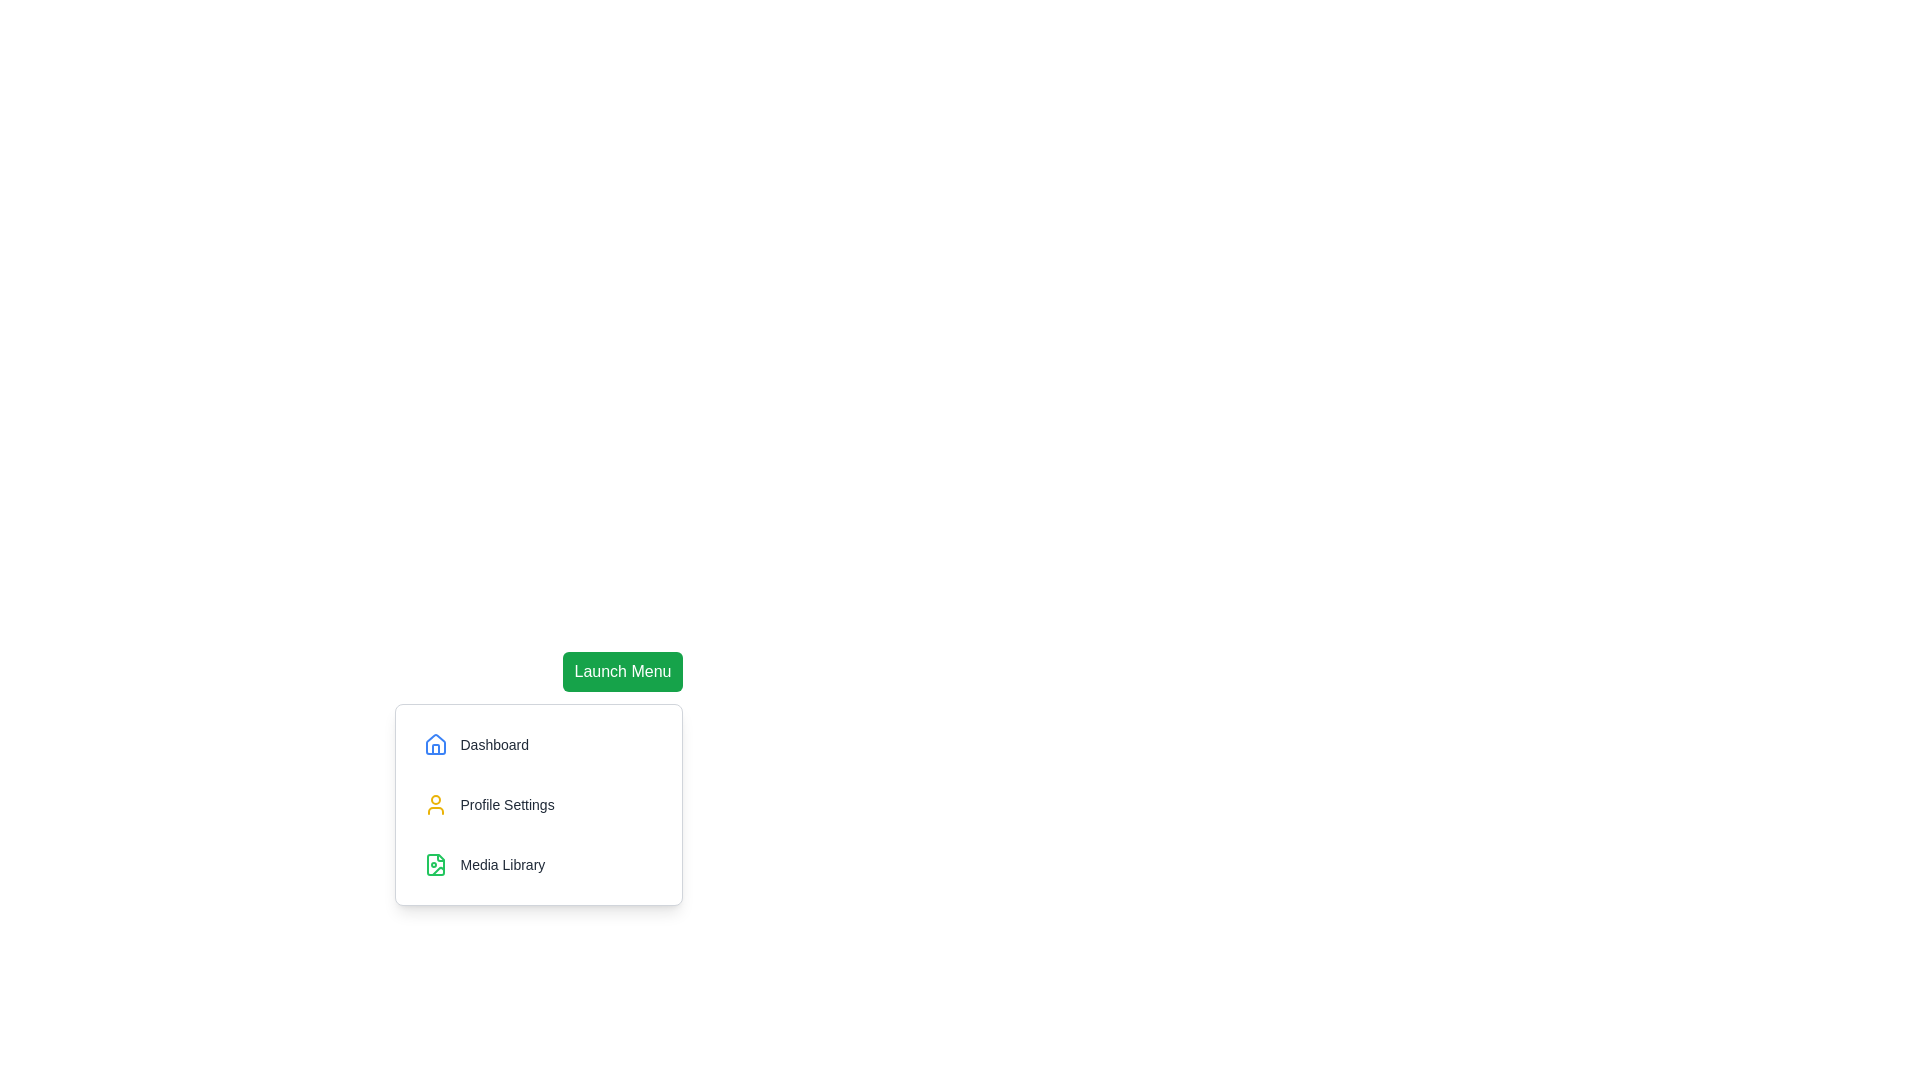 This screenshot has height=1080, width=1920. What do you see at coordinates (507, 804) in the screenshot?
I see `the 'Profile Settings' text label, which is styled in gray and positioned below the 'Dashboard' and above the 'Media Library' options in the vertical menu layout` at bounding box center [507, 804].